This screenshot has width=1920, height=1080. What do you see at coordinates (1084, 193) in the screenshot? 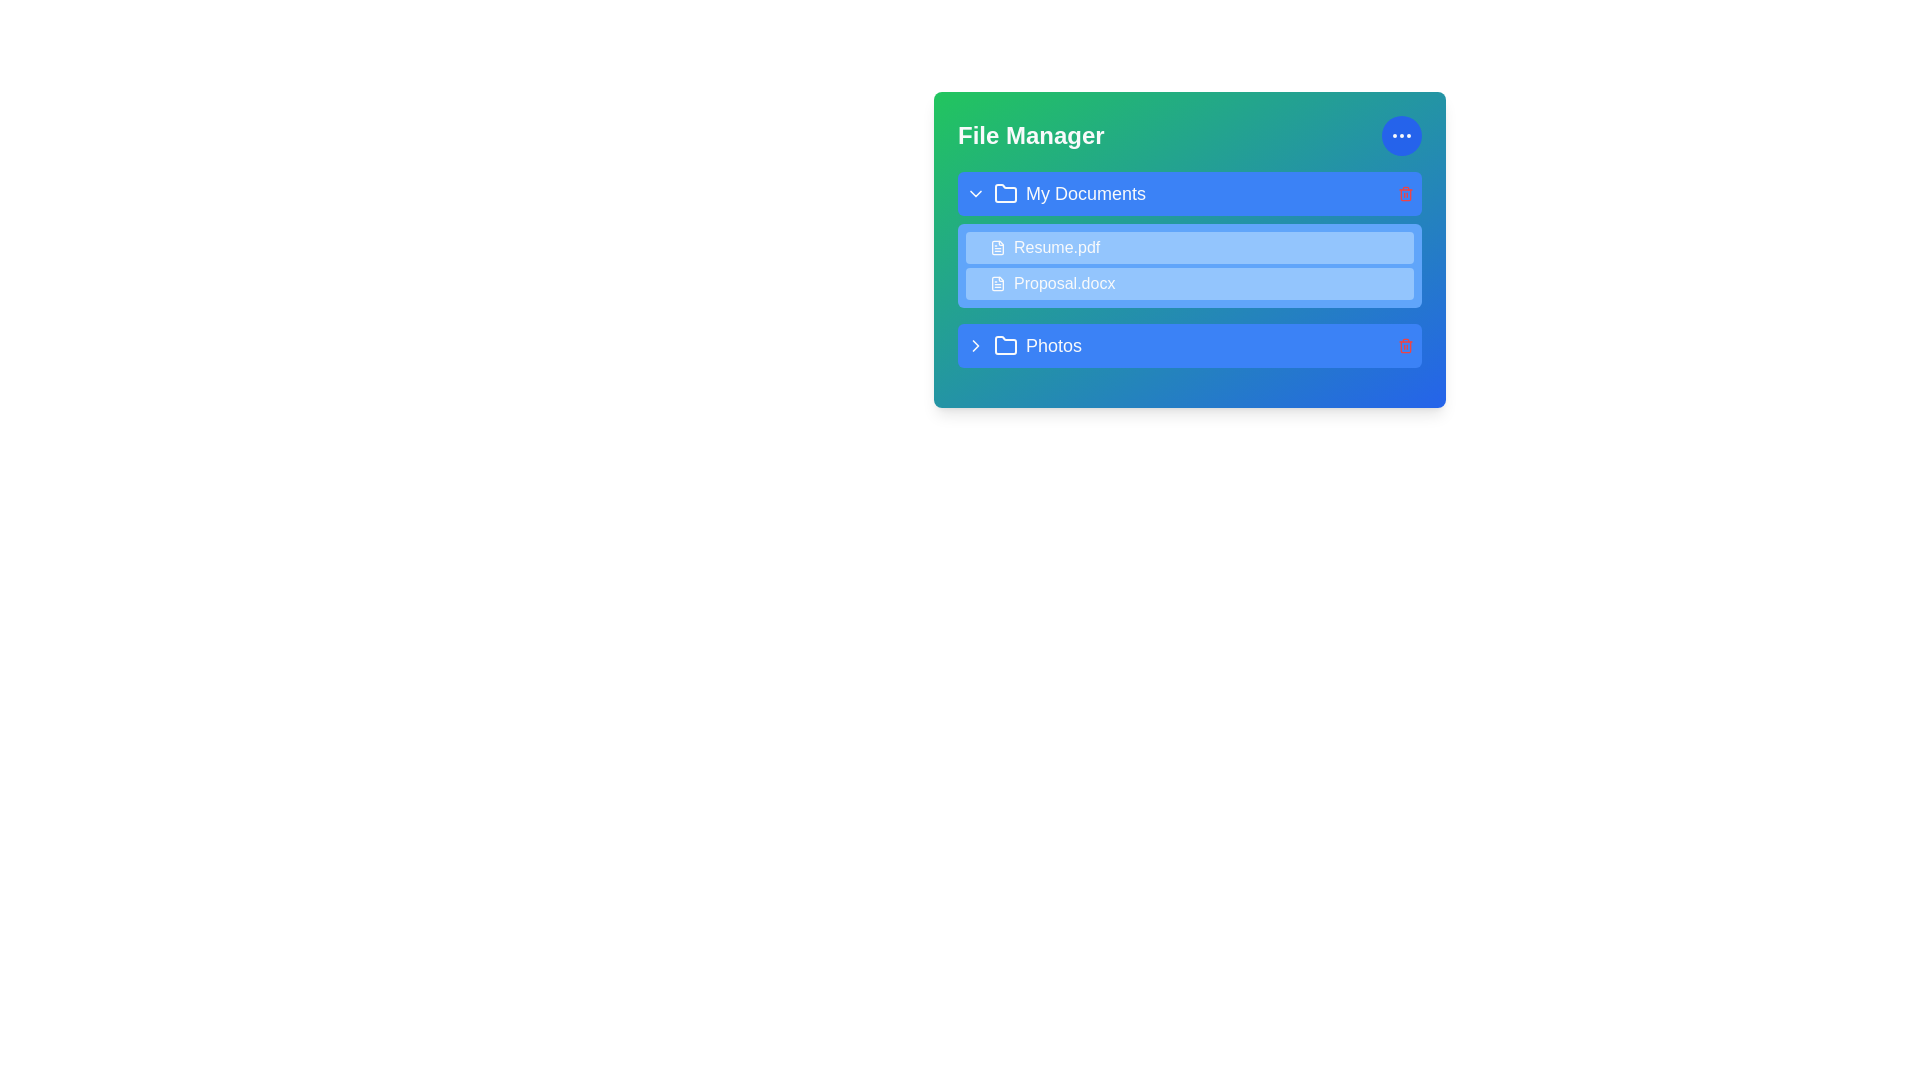
I see `the 'My Documents' text label, which is rendered in a bold and large font against a blue rectangle` at bounding box center [1084, 193].